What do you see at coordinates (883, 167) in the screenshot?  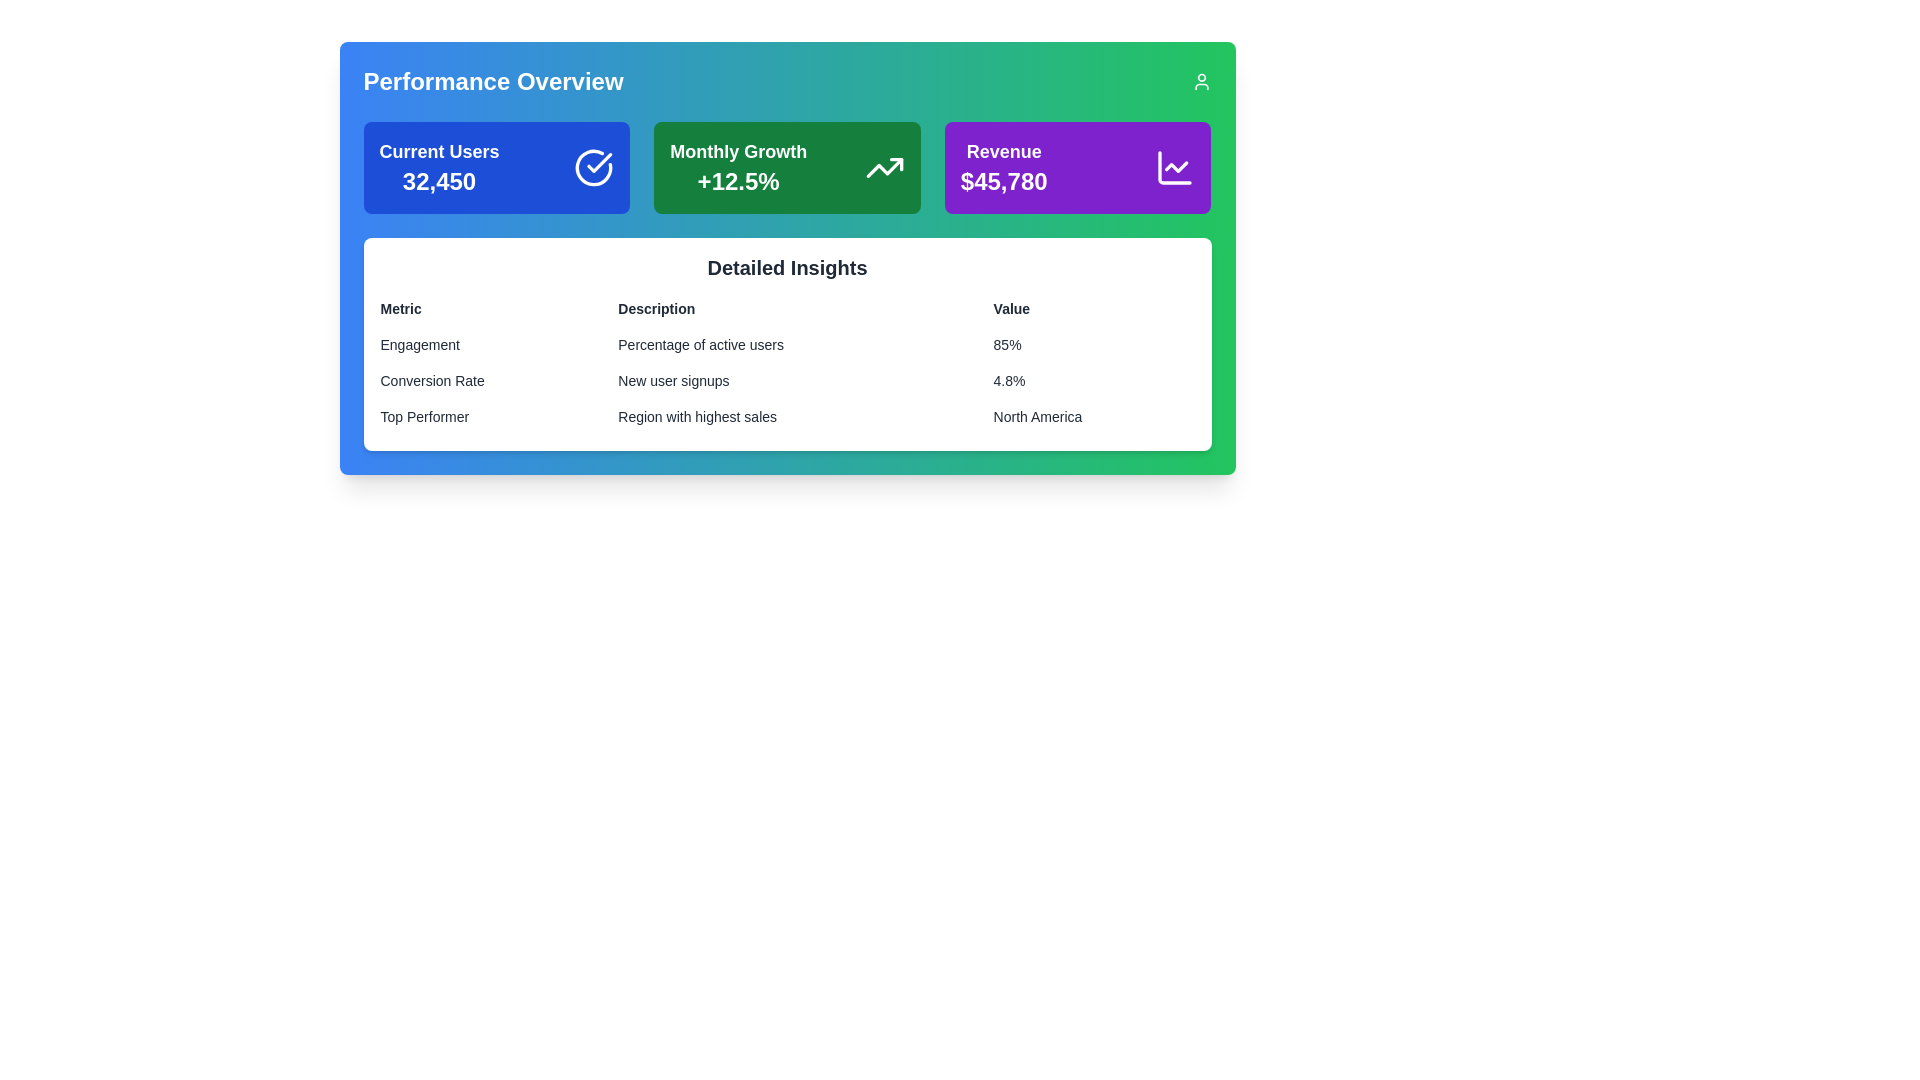 I see `growth icon located on the right side of the 'Monthly Growth' section, which is associated with the '+12.5%' metric` at bounding box center [883, 167].